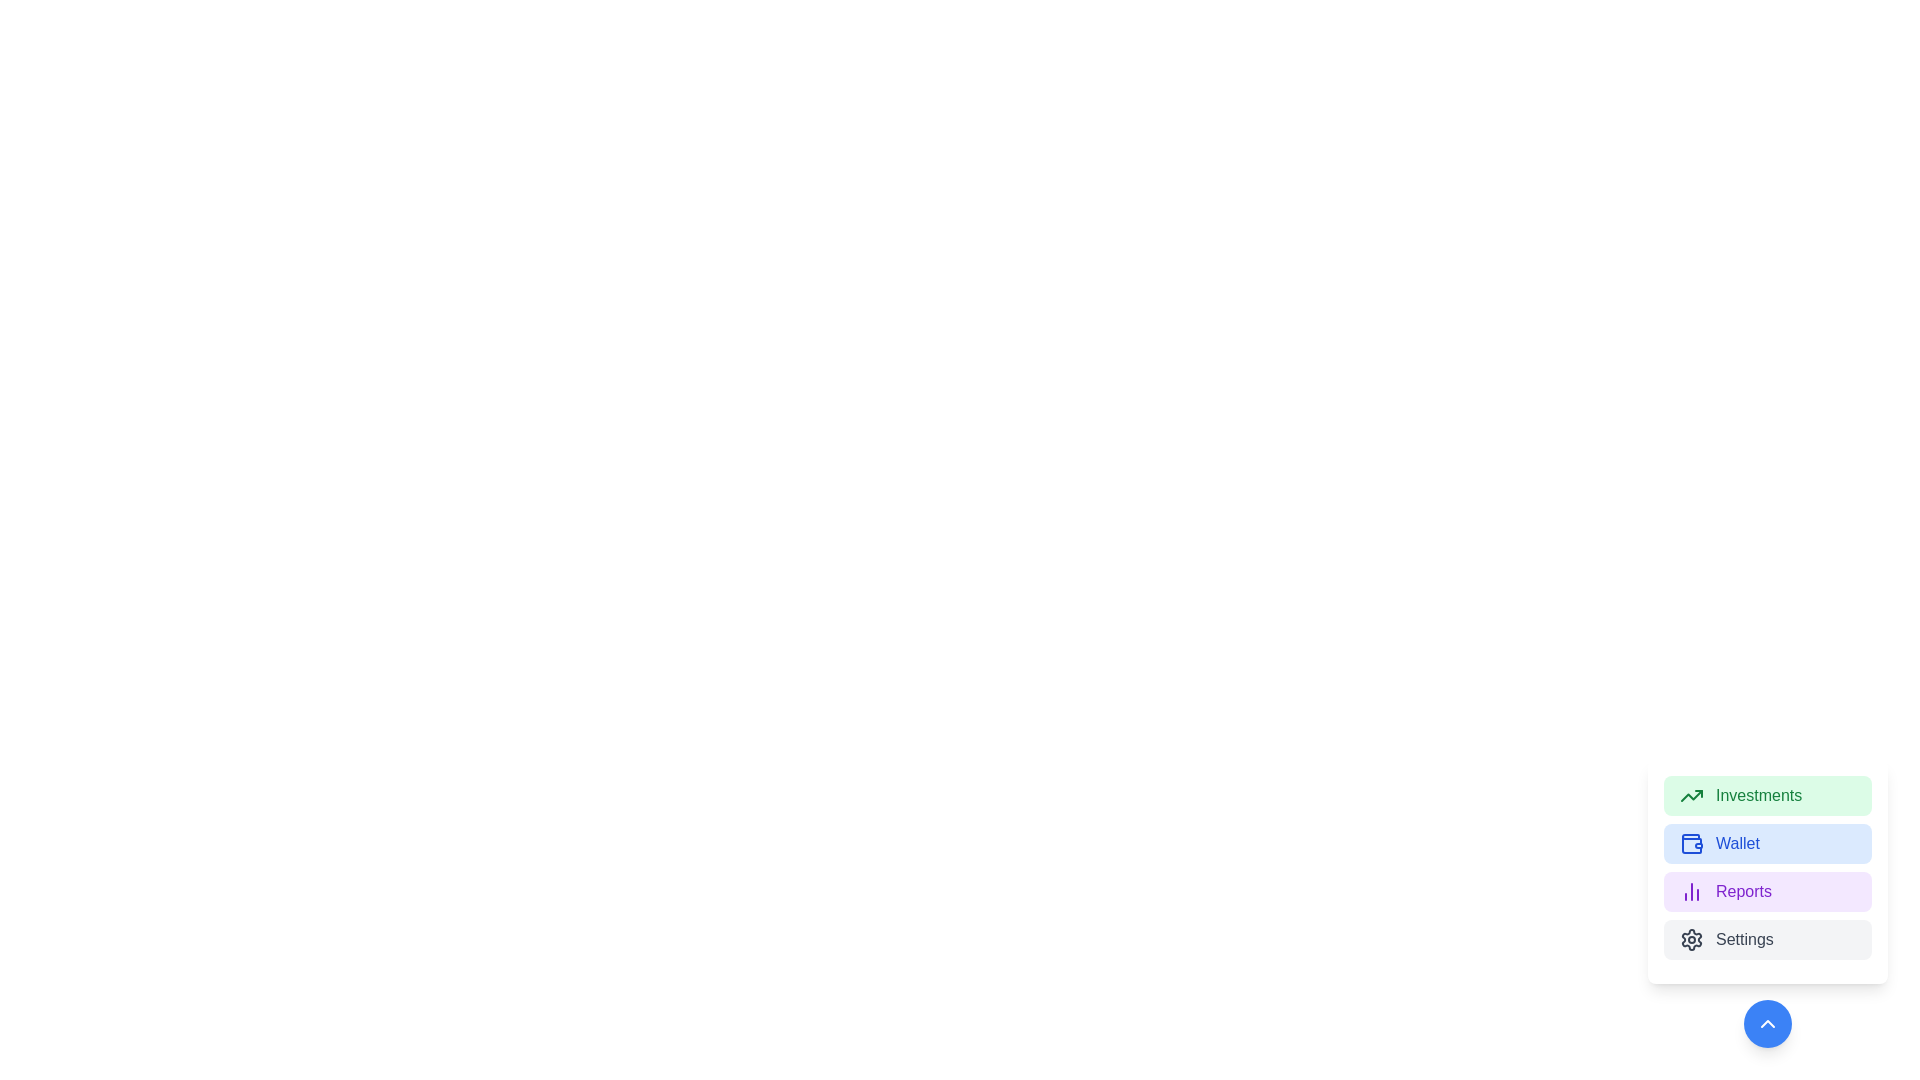  I want to click on the 'Reports' button, so click(1767, 890).